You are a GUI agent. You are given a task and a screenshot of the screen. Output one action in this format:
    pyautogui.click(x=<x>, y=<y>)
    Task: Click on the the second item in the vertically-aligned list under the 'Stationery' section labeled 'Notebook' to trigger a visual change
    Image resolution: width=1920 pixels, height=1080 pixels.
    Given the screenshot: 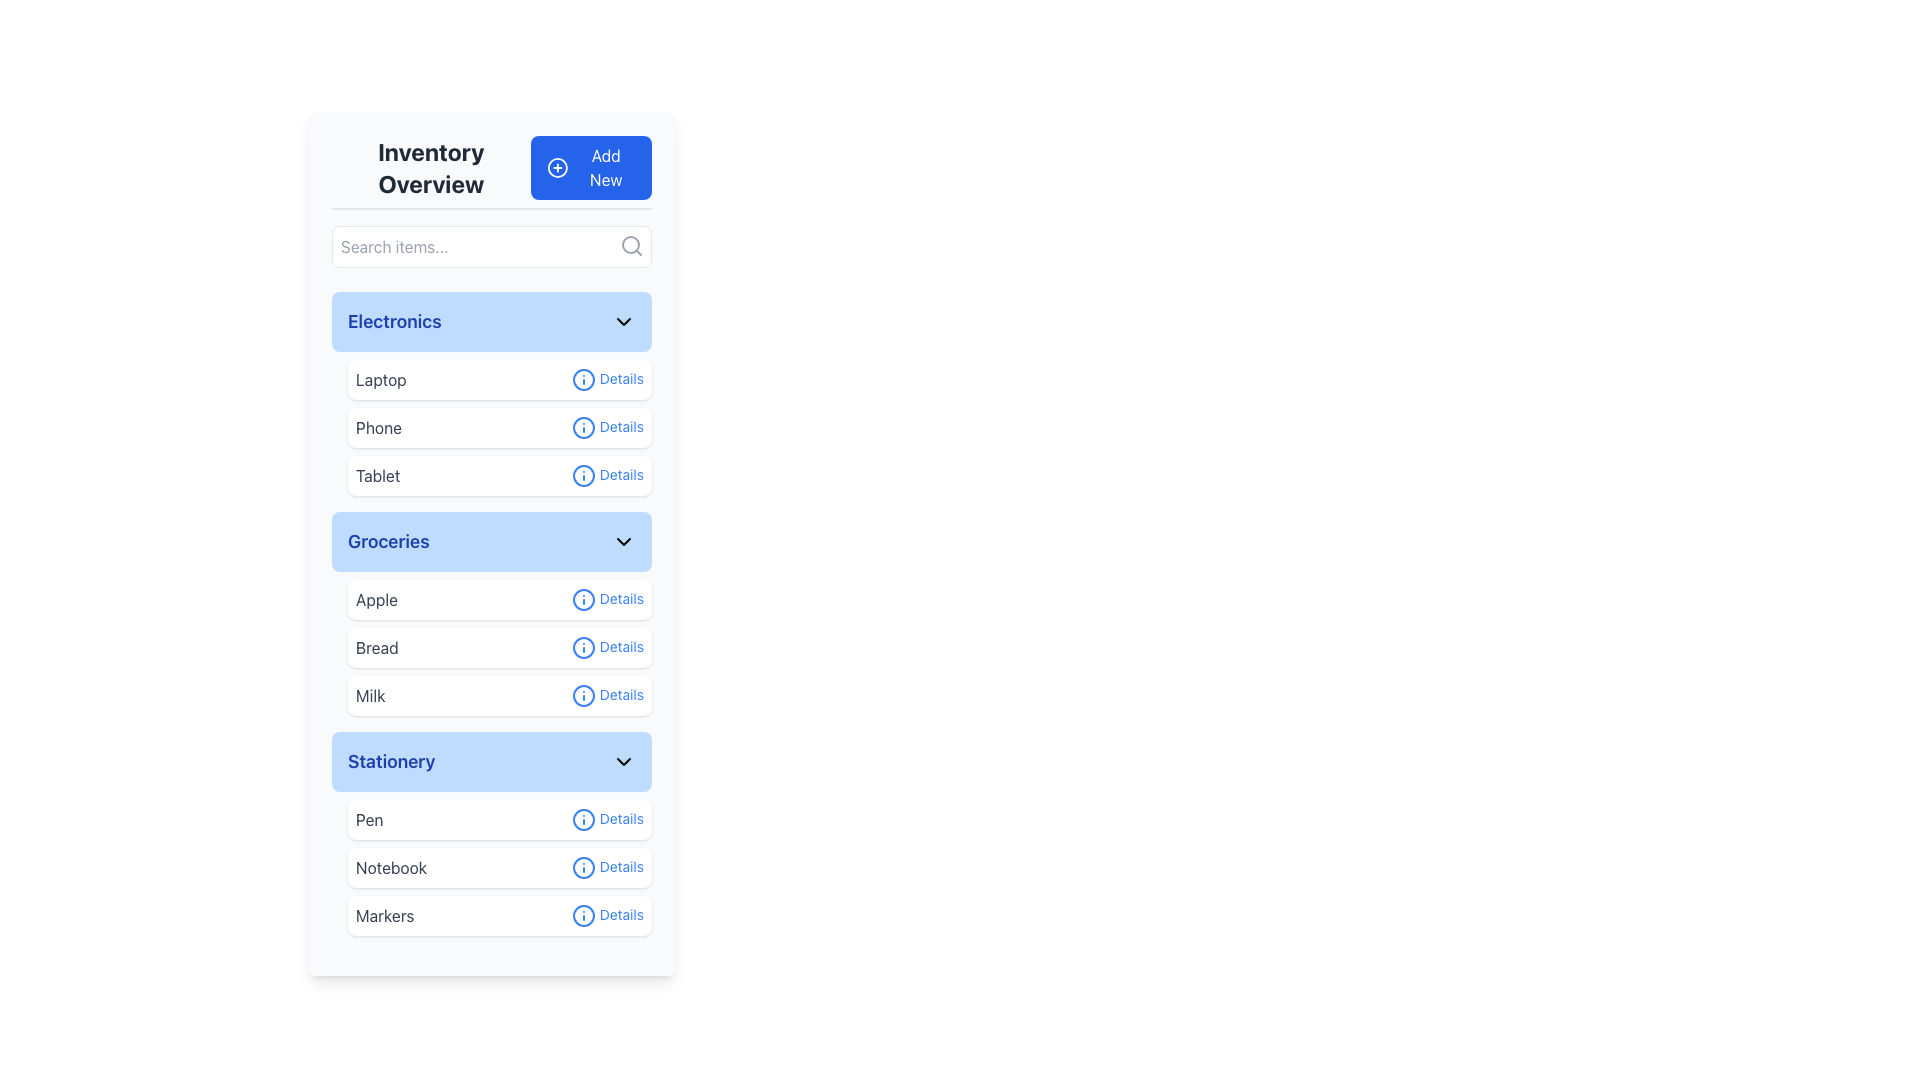 What is the action you would take?
    pyautogui.click(x=499, y=866)
    